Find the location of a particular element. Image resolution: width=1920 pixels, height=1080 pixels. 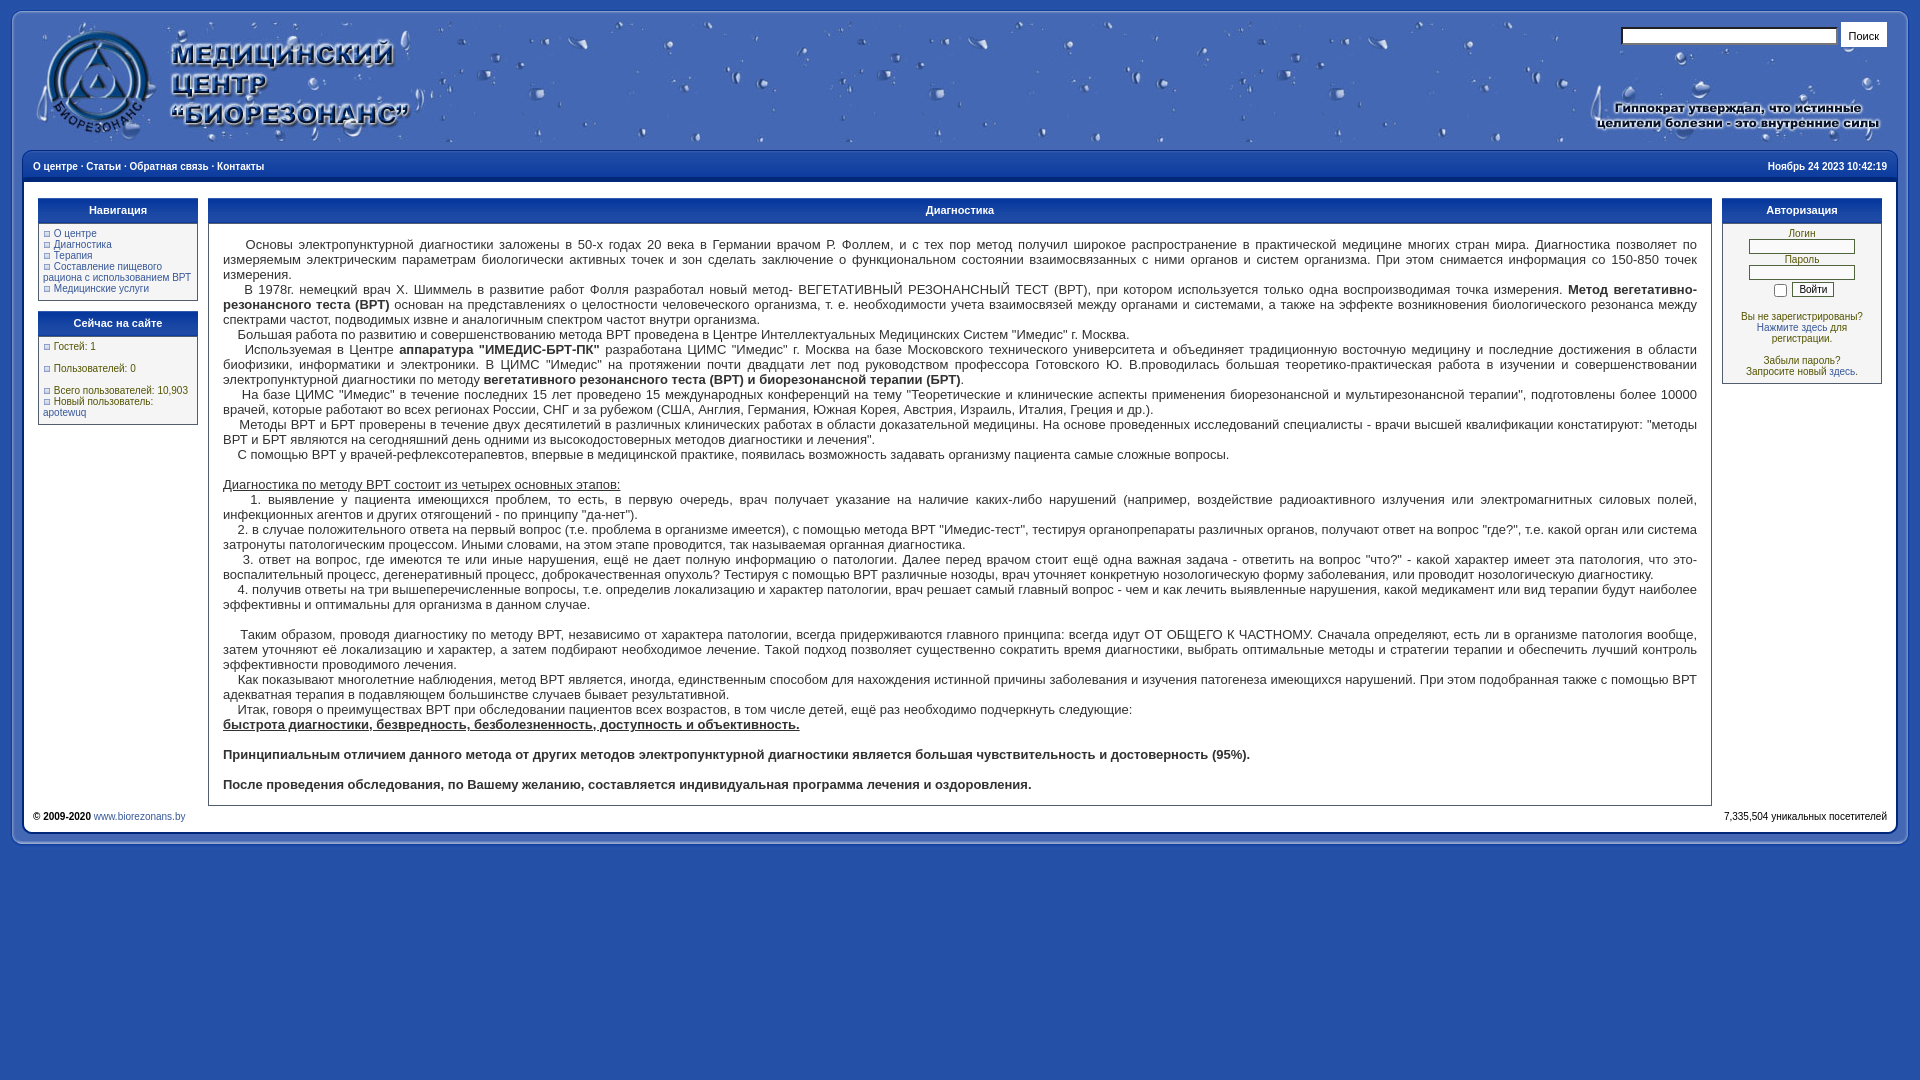

'www.biorezonans.by' is located at coordinates (138, 816).